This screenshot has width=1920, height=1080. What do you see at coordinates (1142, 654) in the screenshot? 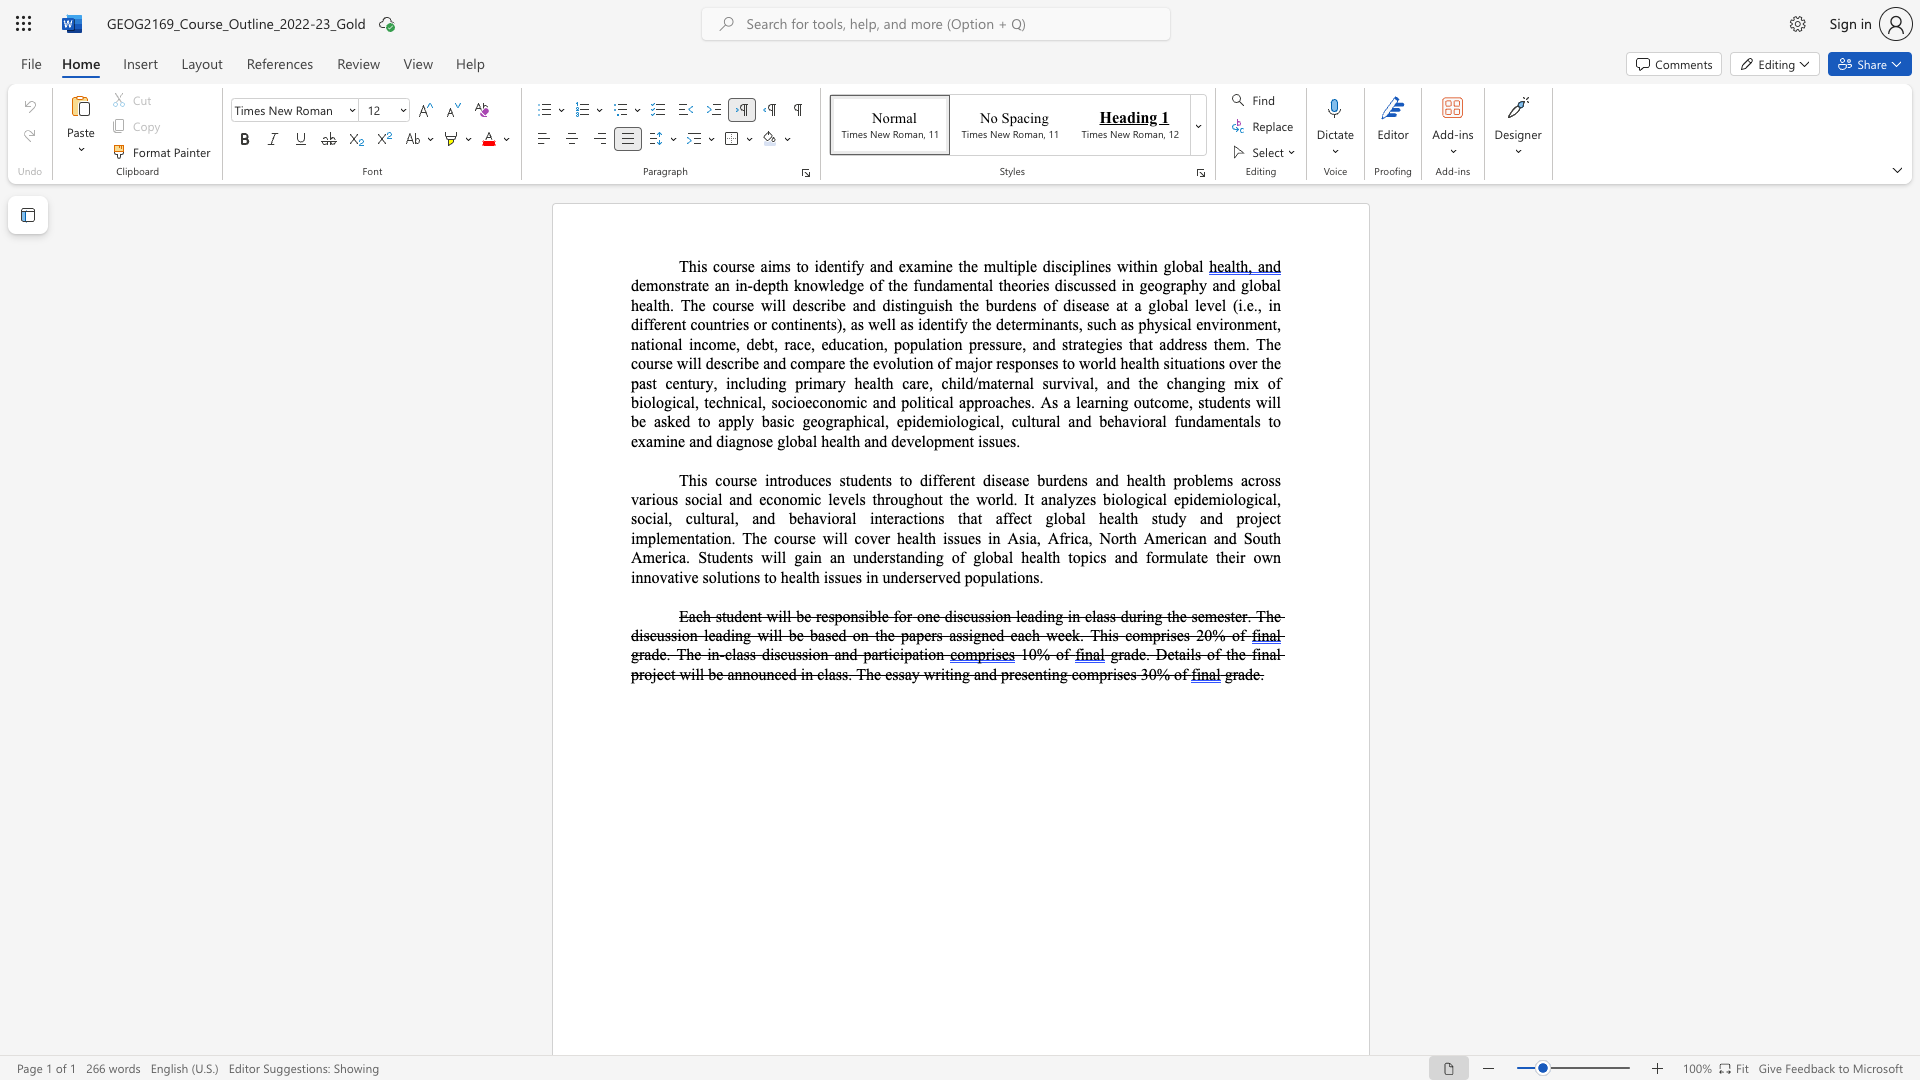
I see `the 1th character "e" in the text` at bounding box center [1142, 654].